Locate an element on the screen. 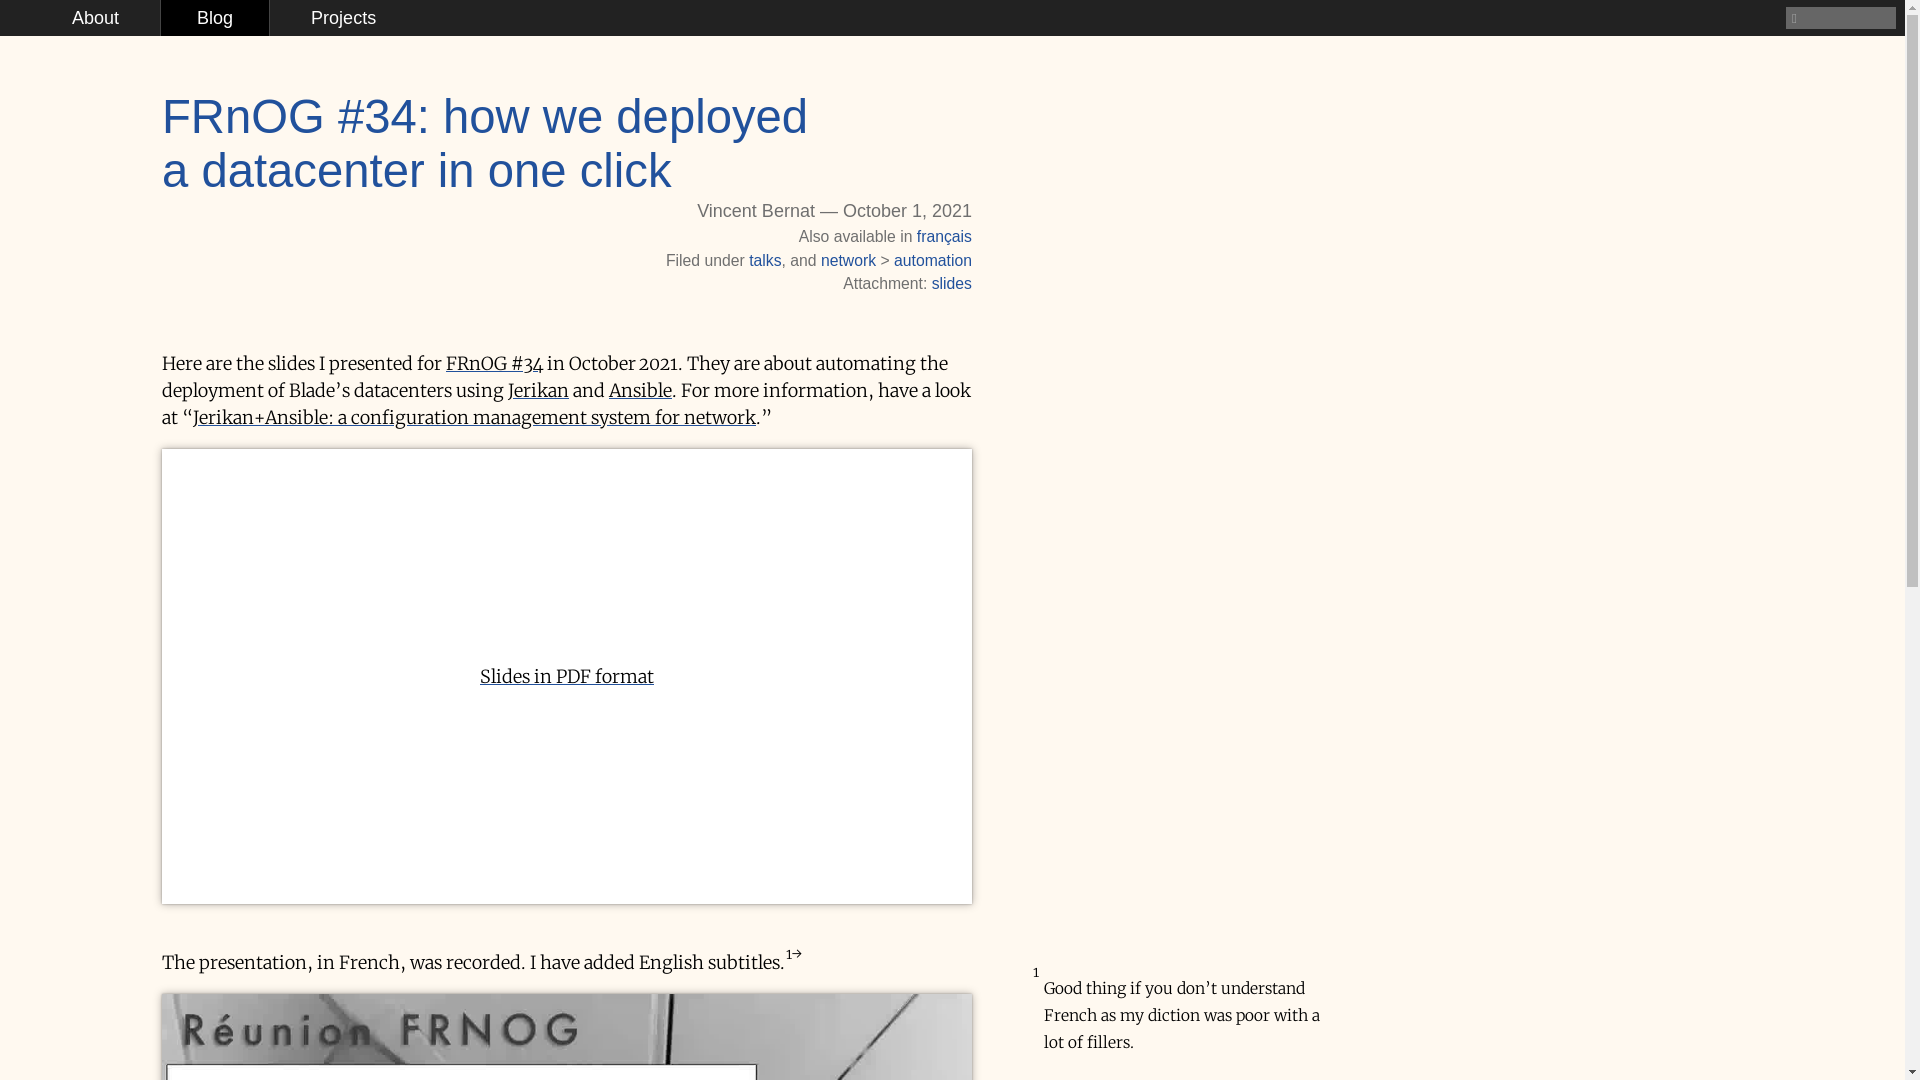 The image size is (1920, 1080). 'slides' is located at coordinates (950, 283).